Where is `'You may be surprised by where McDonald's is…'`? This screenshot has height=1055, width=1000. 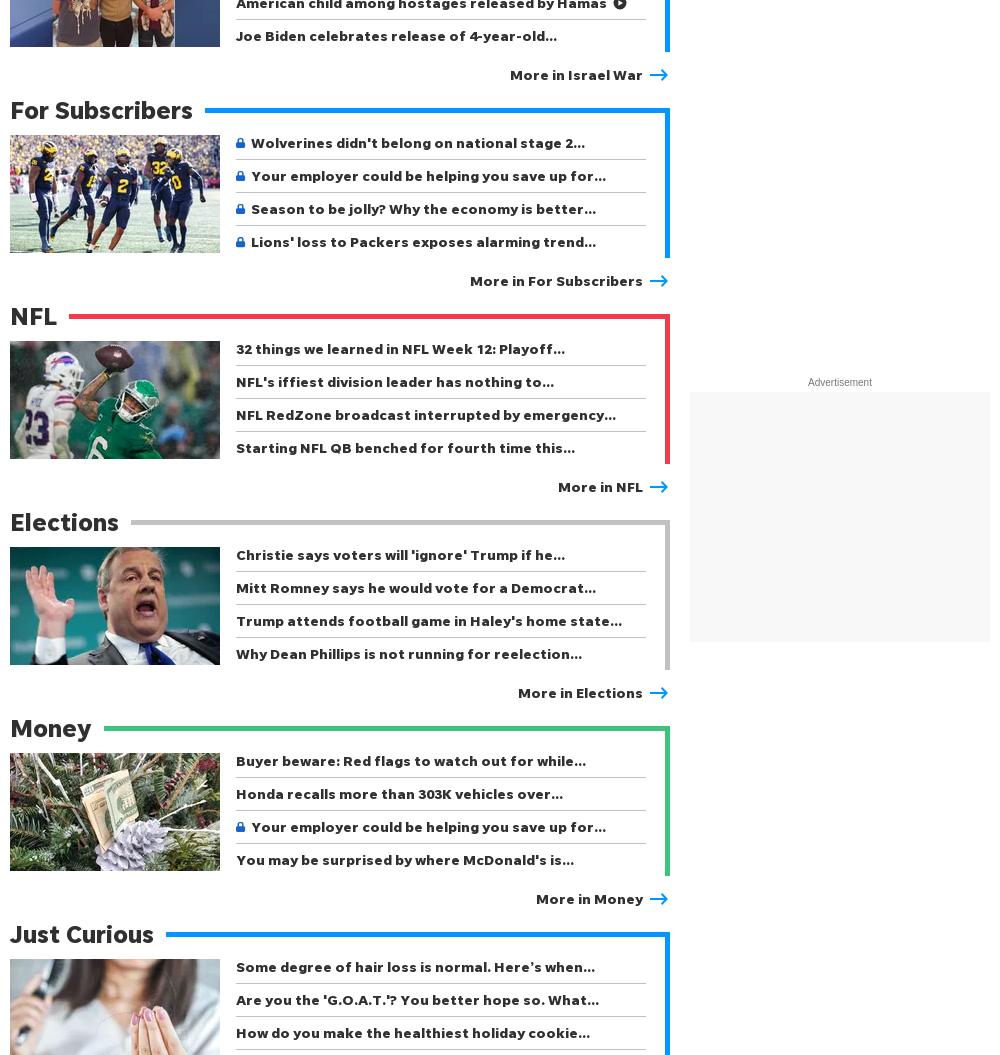
'You may be surprised by where McDonald's is…' is located at coordinates (405, 859).